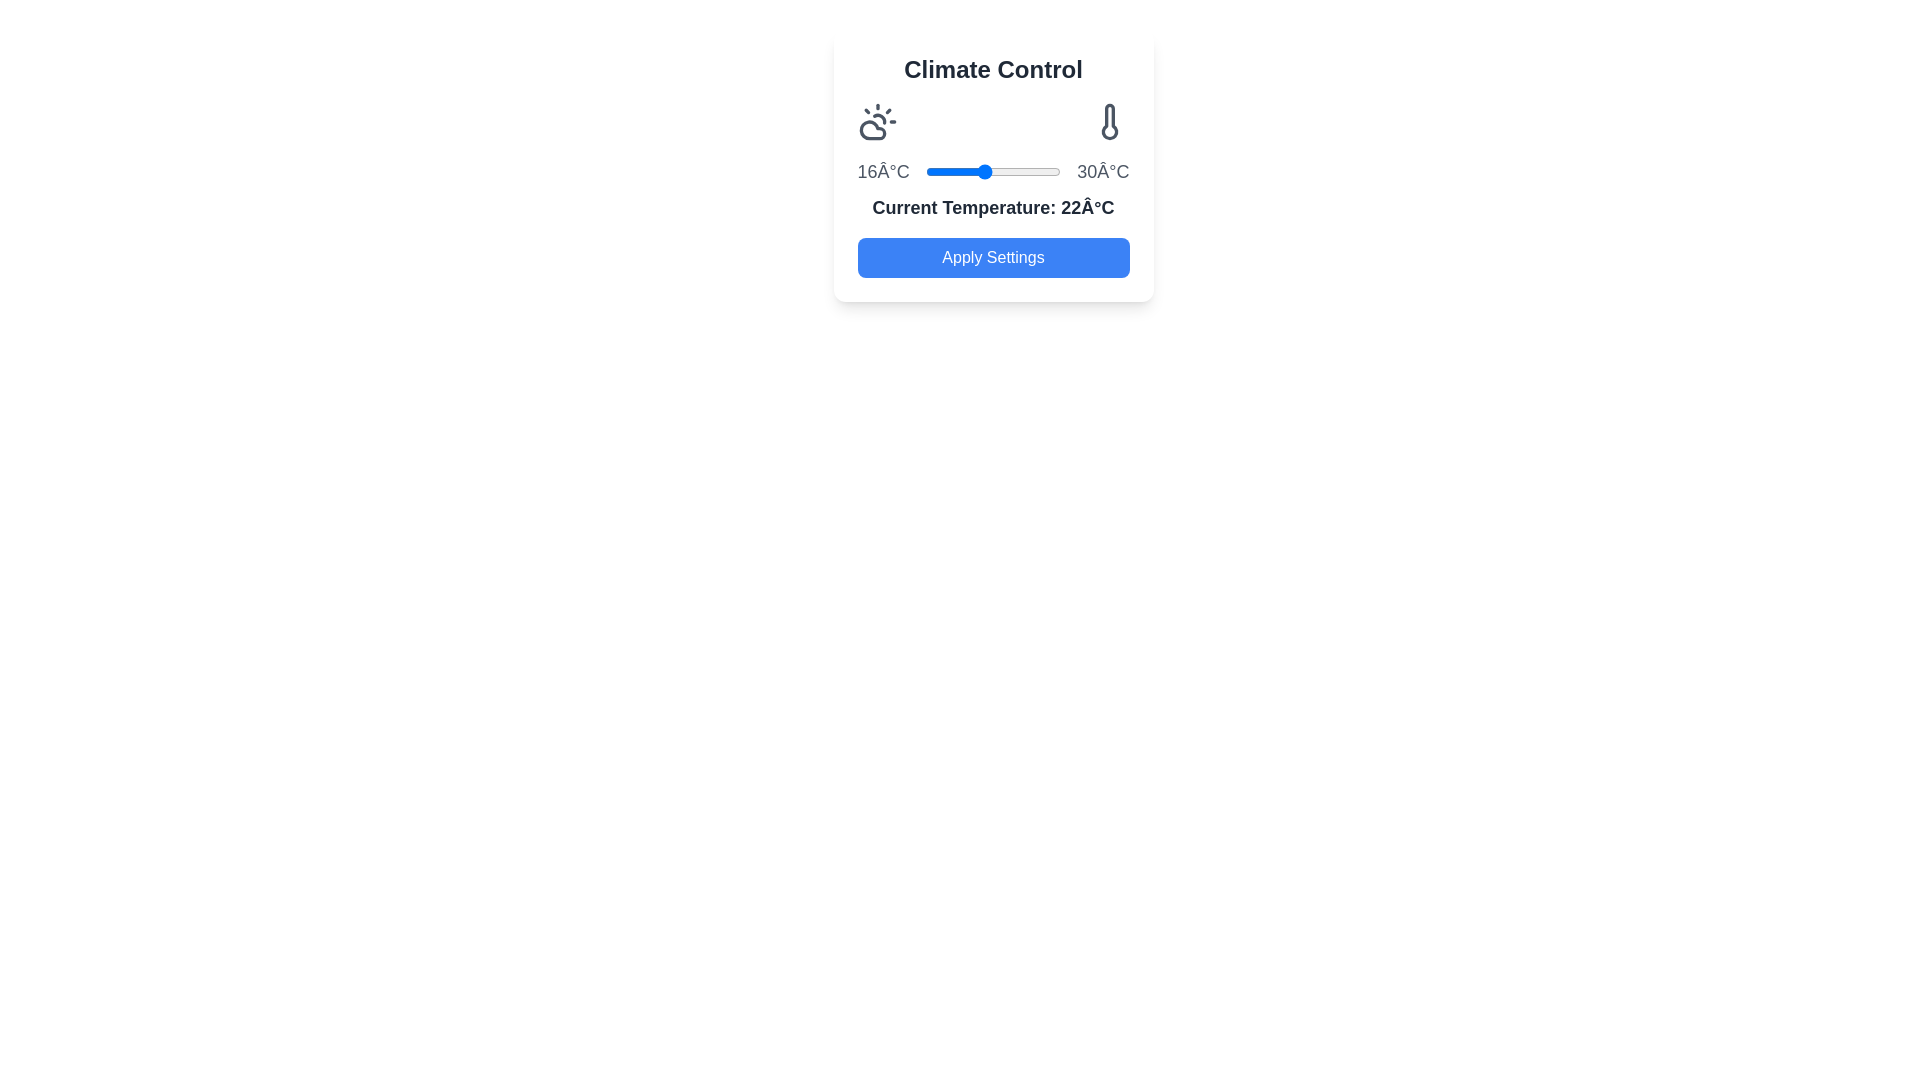 The height and width of the screenshot is (1080, 1920). I want to click on the temperature, so click(924, 171).